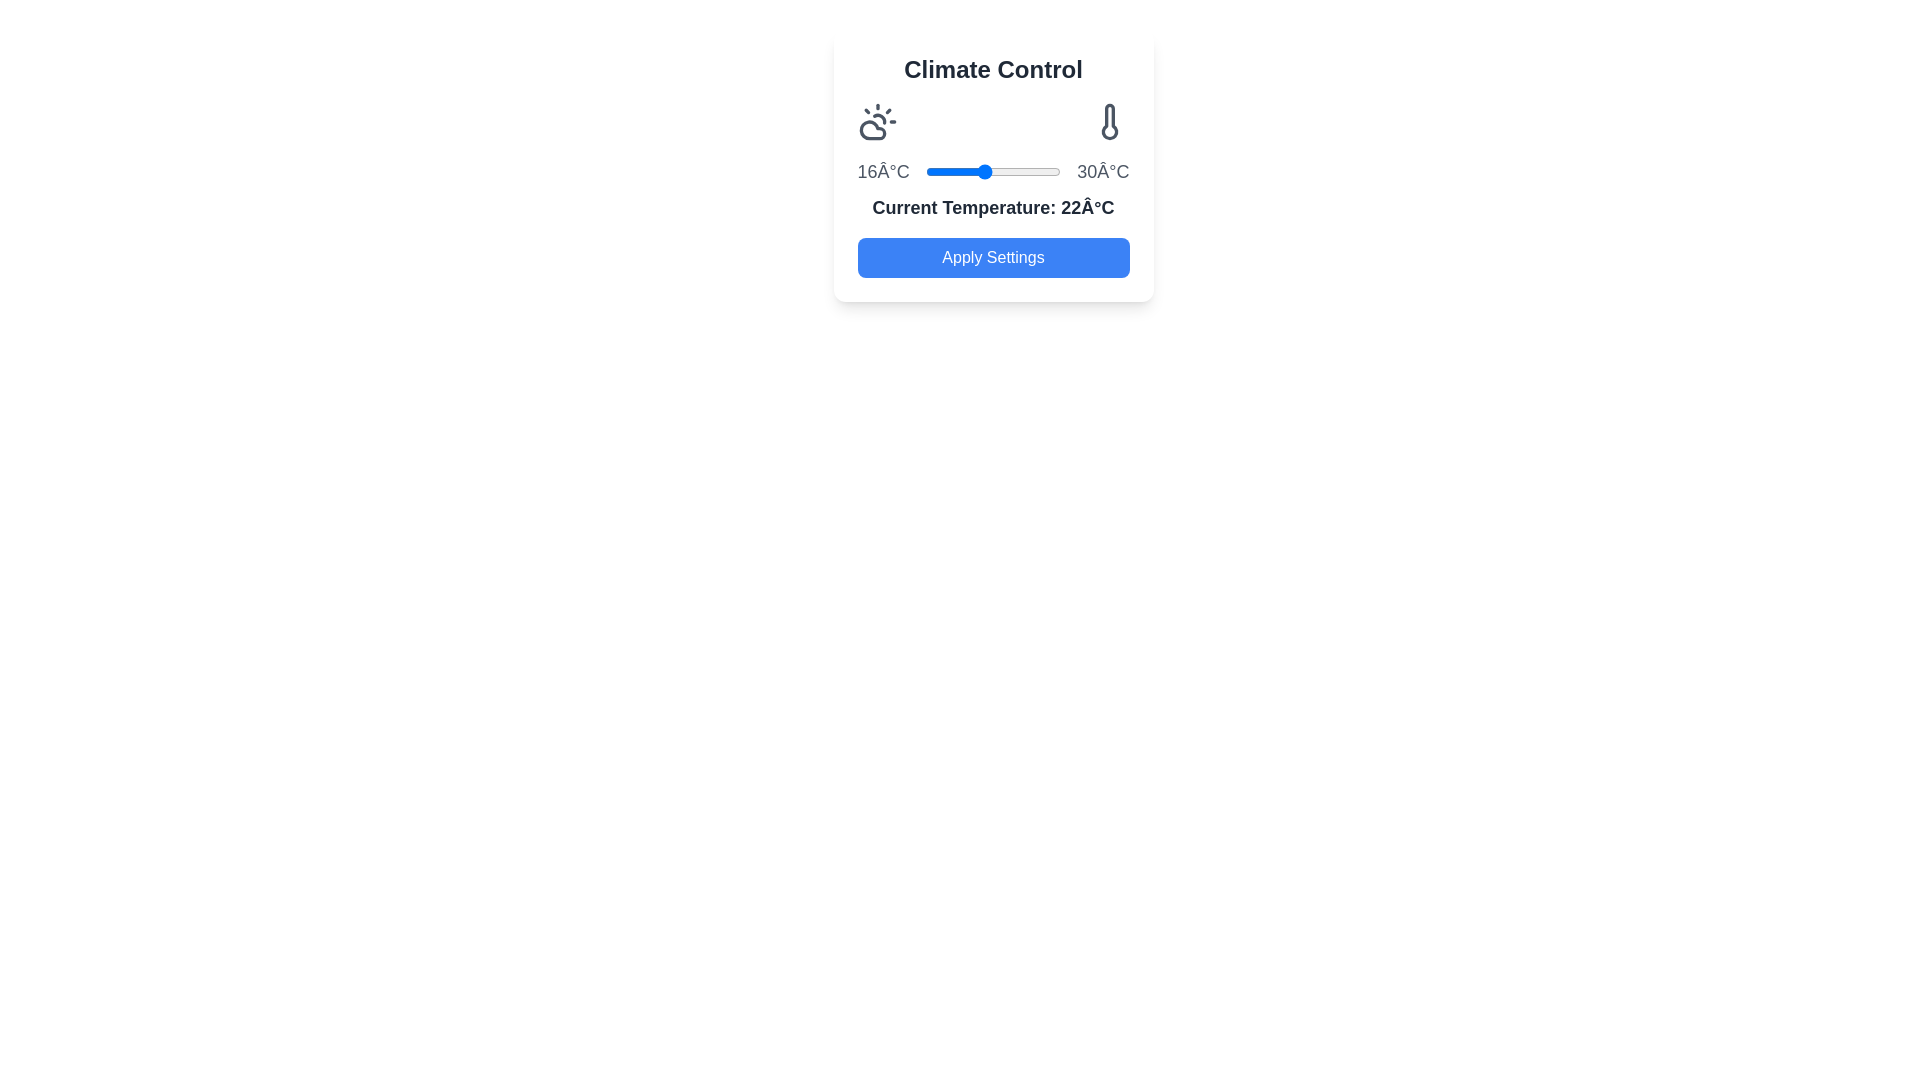 The height and width of the screenshot is (1080, 1920). I want to click on the temperature, so click(924, 171).